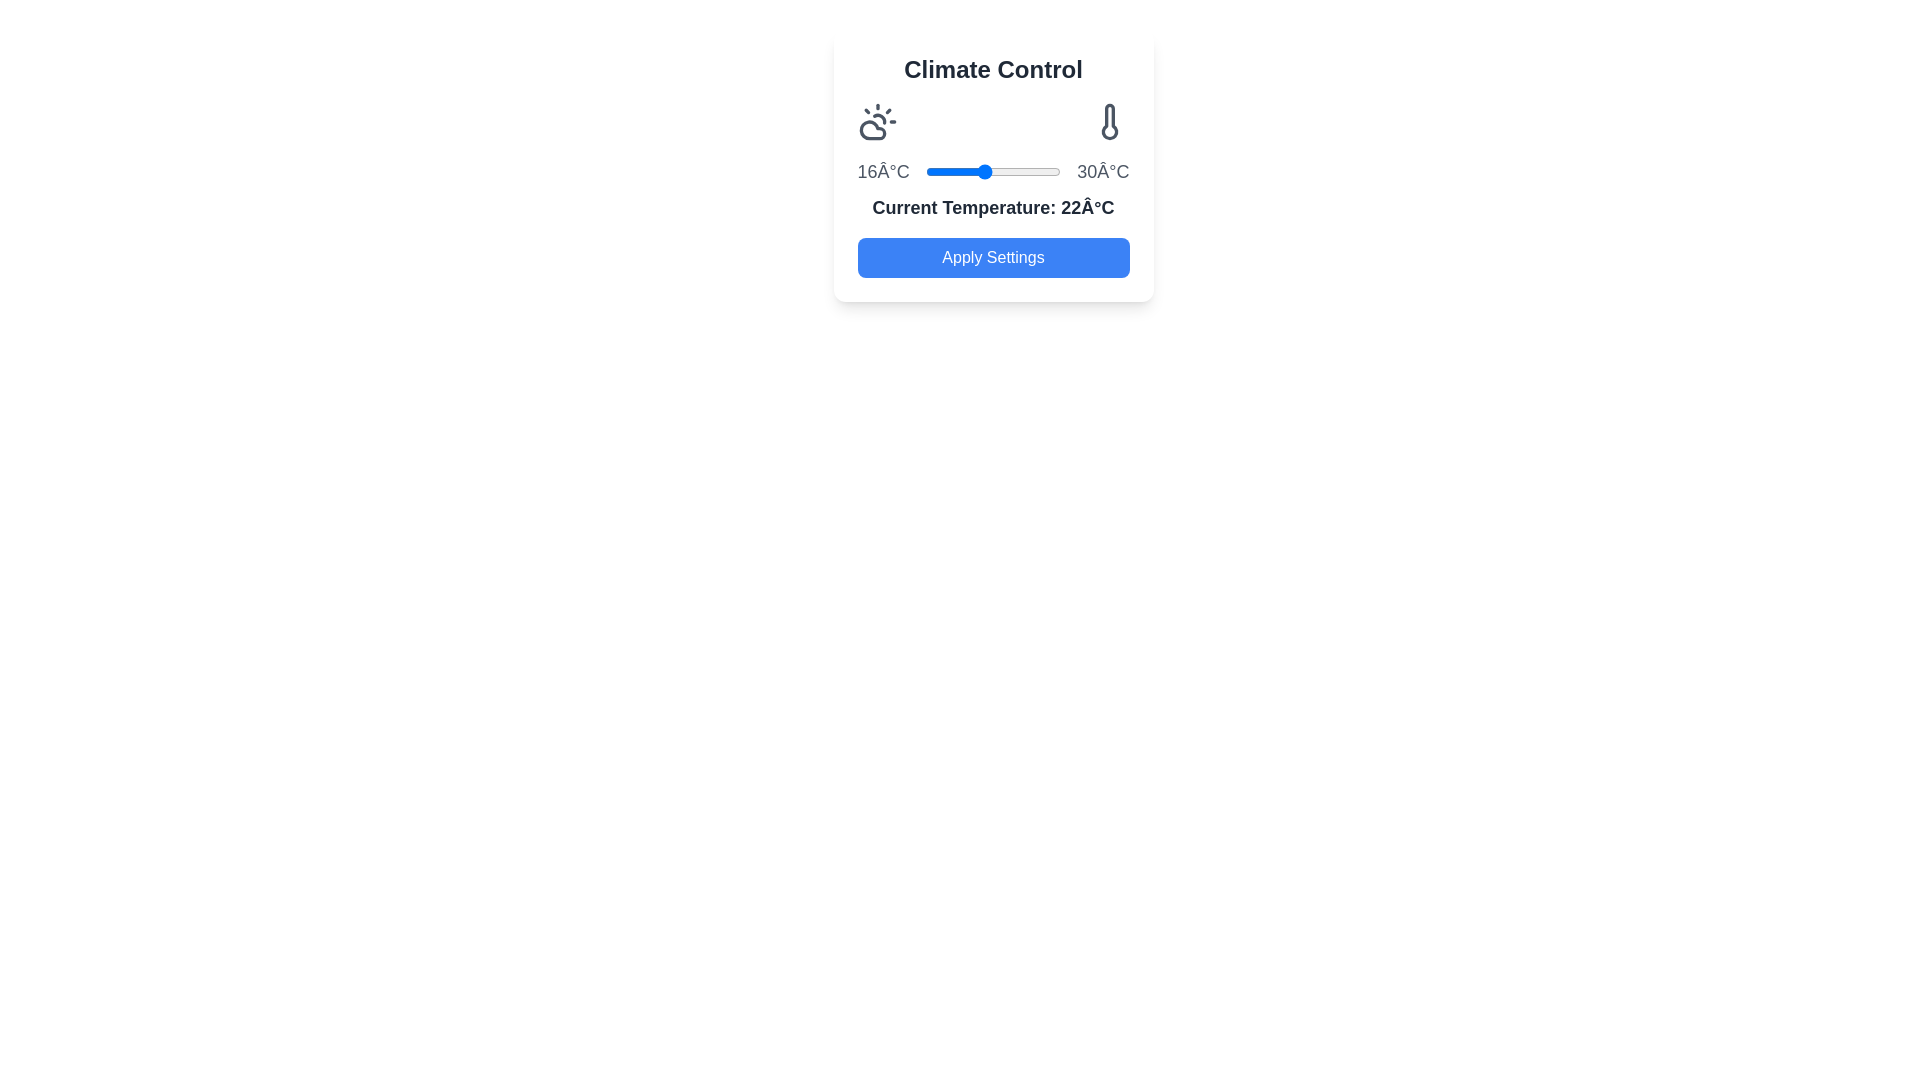 The height and width of the screenshot is (1080, 1920). I want to click on the temperature, so click(924, 171).